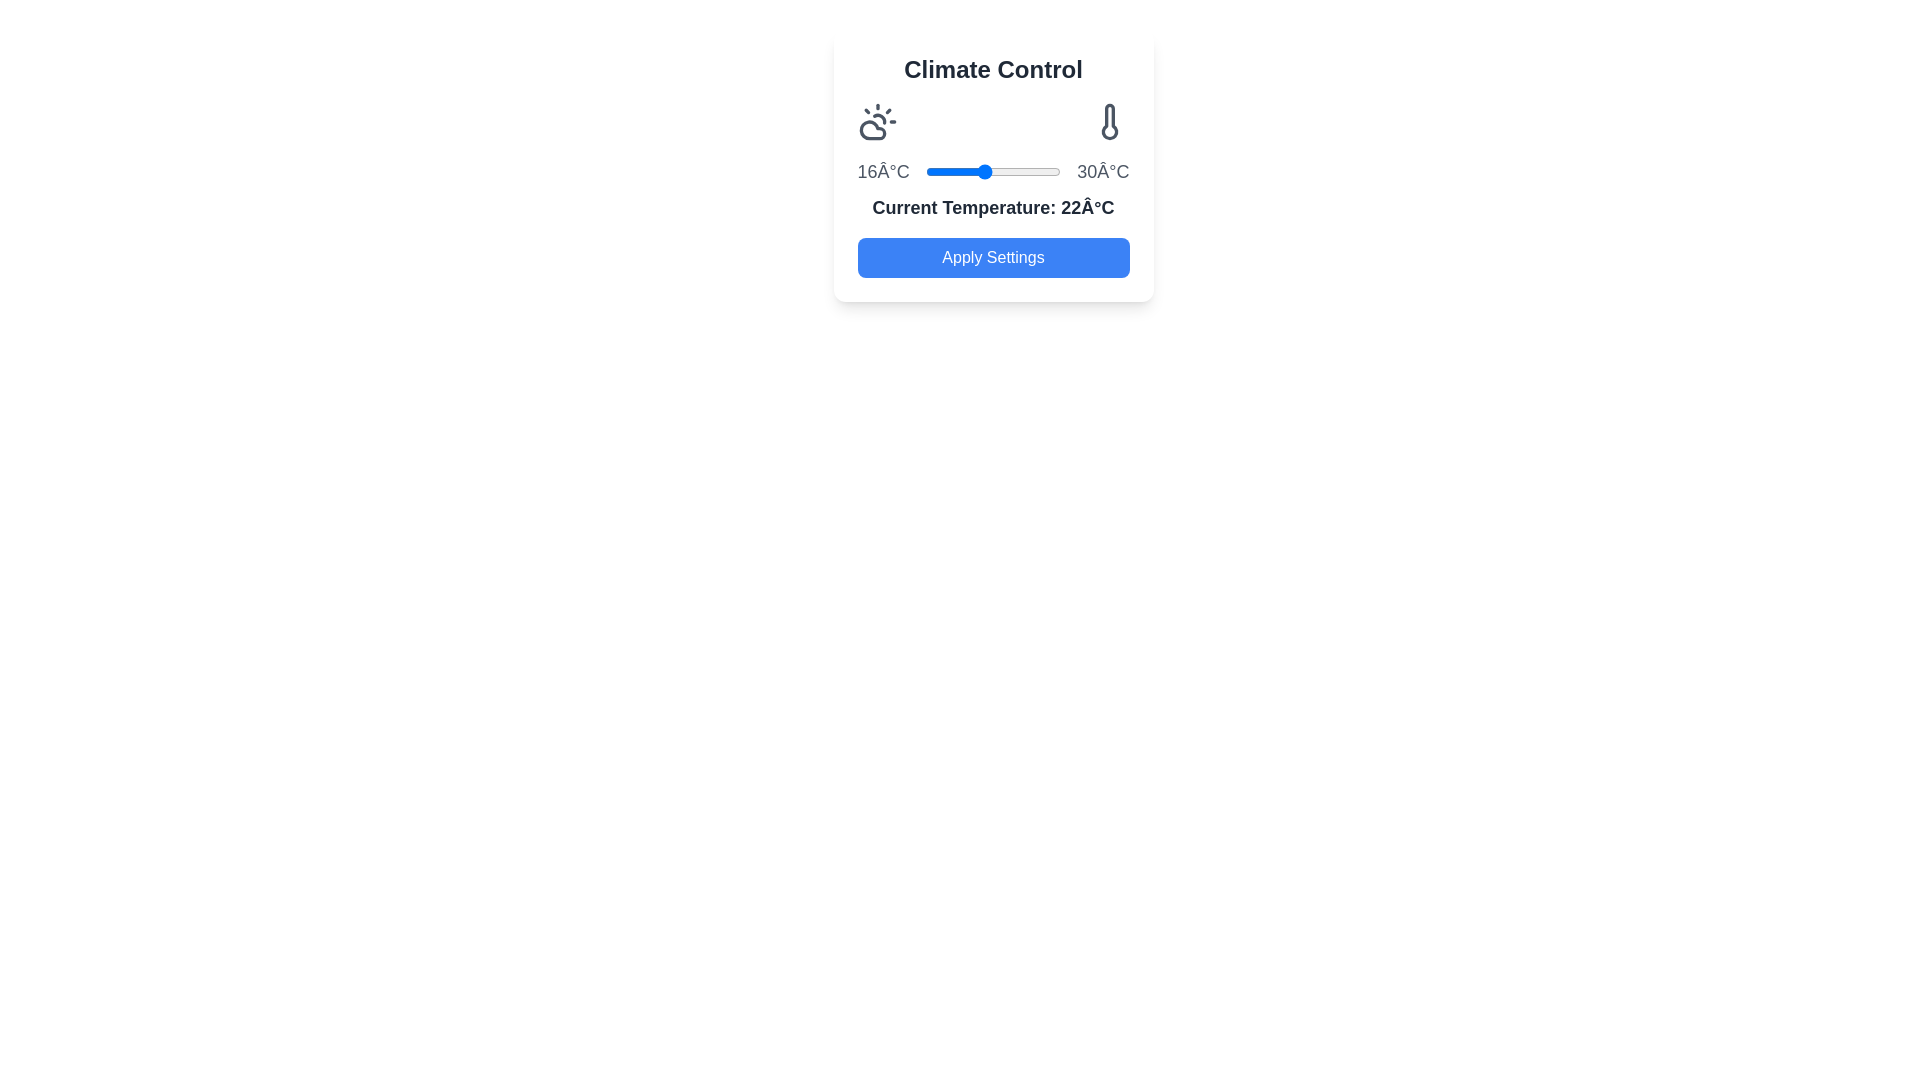 The height and width of the screenshot is (1080, 1920). I want to click on the temperature, so click(924, 171).